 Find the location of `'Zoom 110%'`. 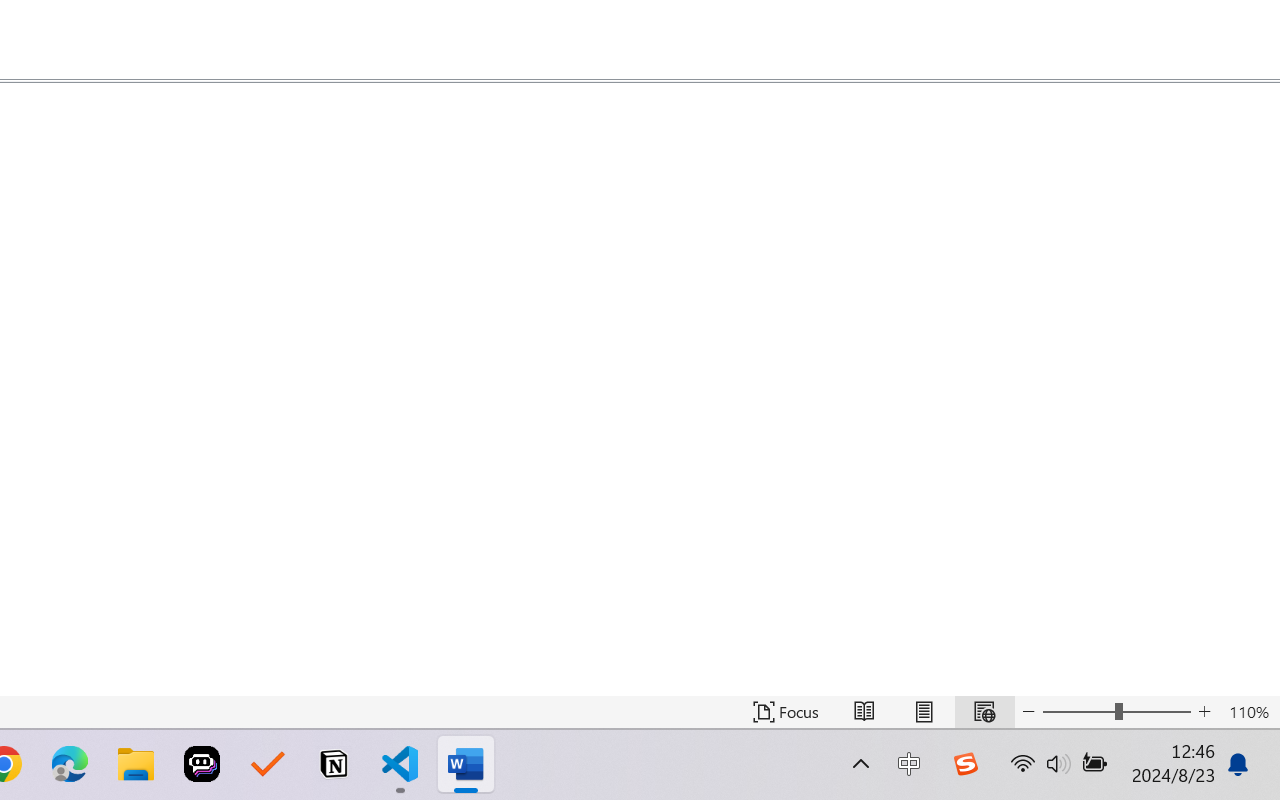

'Zoom 110%' is located at coordinates (1248, 711).